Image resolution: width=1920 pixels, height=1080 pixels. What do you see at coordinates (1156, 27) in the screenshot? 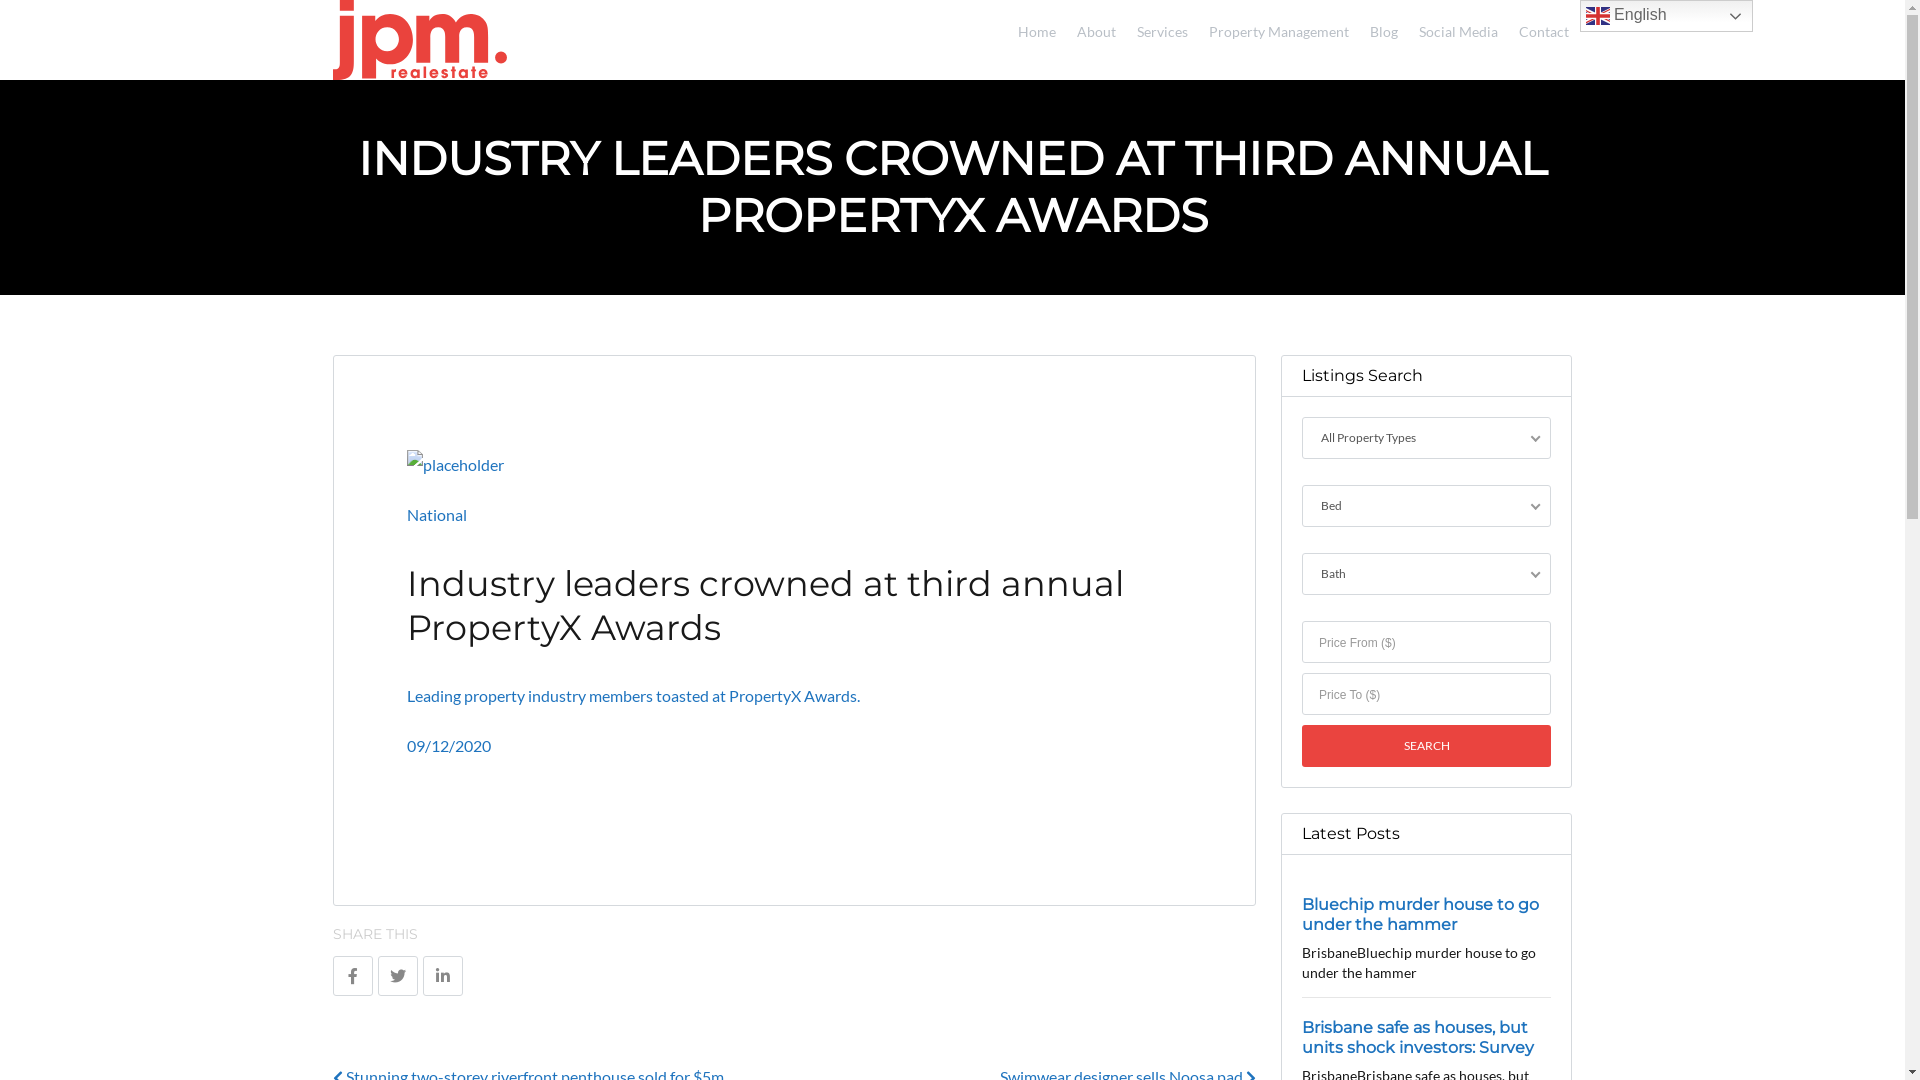
I see `'Services'` at bounding box center [1156, 27].